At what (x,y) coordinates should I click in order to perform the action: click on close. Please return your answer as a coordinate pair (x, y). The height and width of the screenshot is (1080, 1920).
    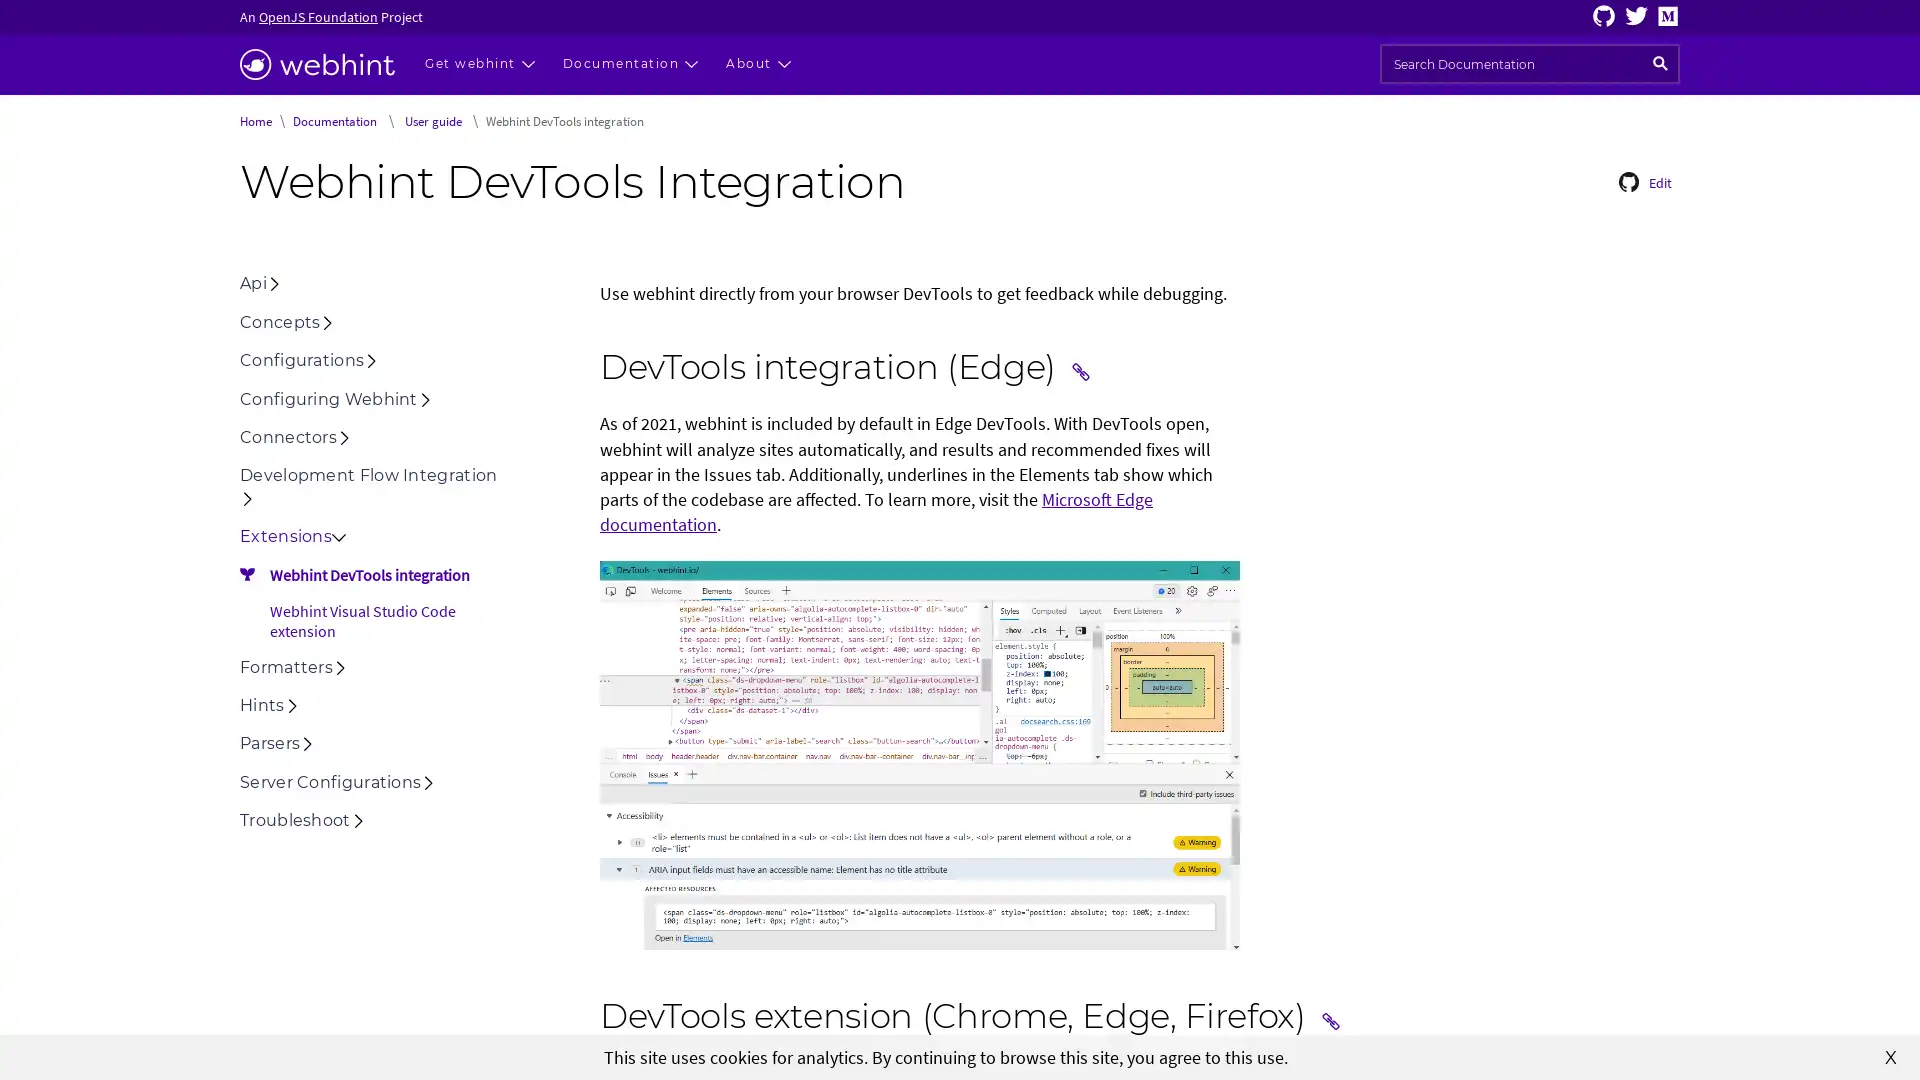
    Looking at the image, I should click on (1890, 1055).